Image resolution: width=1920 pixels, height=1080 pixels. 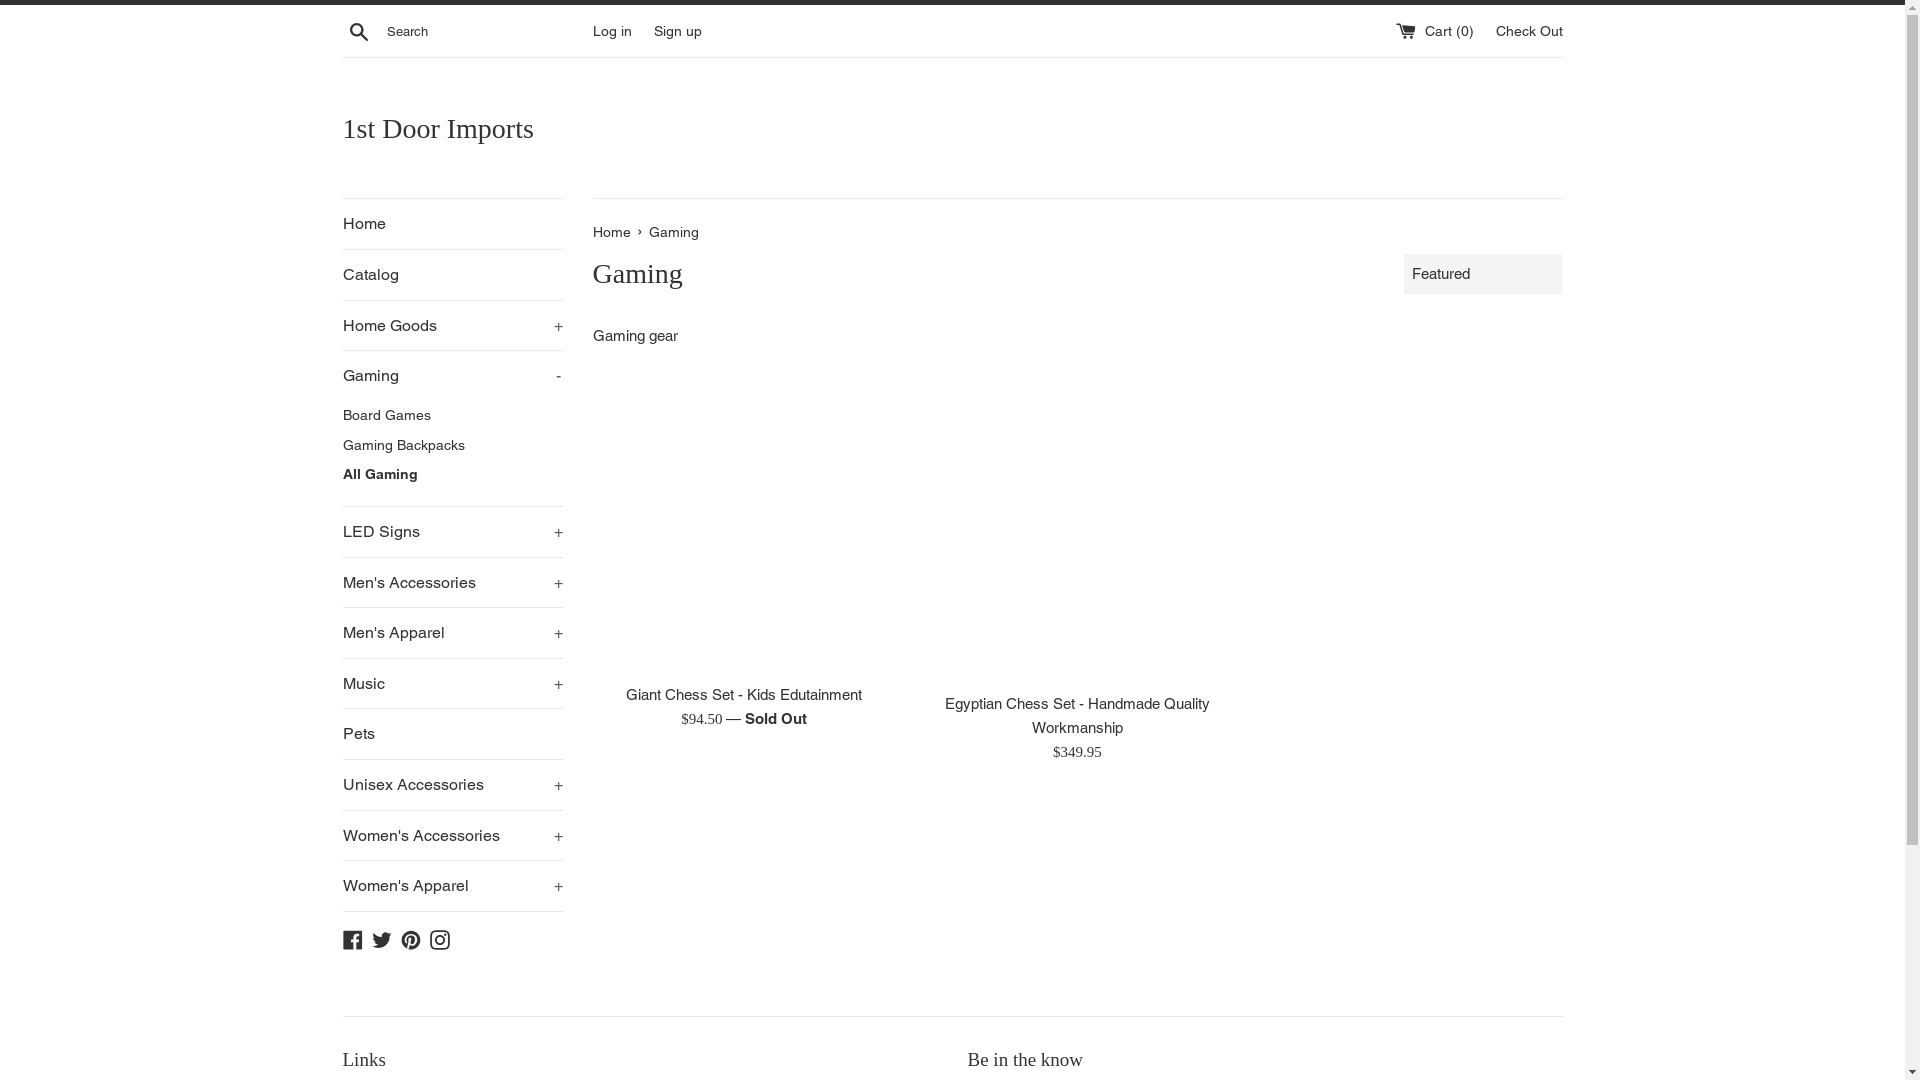 I want to click on 'Pets', so click(x=450, y=733).